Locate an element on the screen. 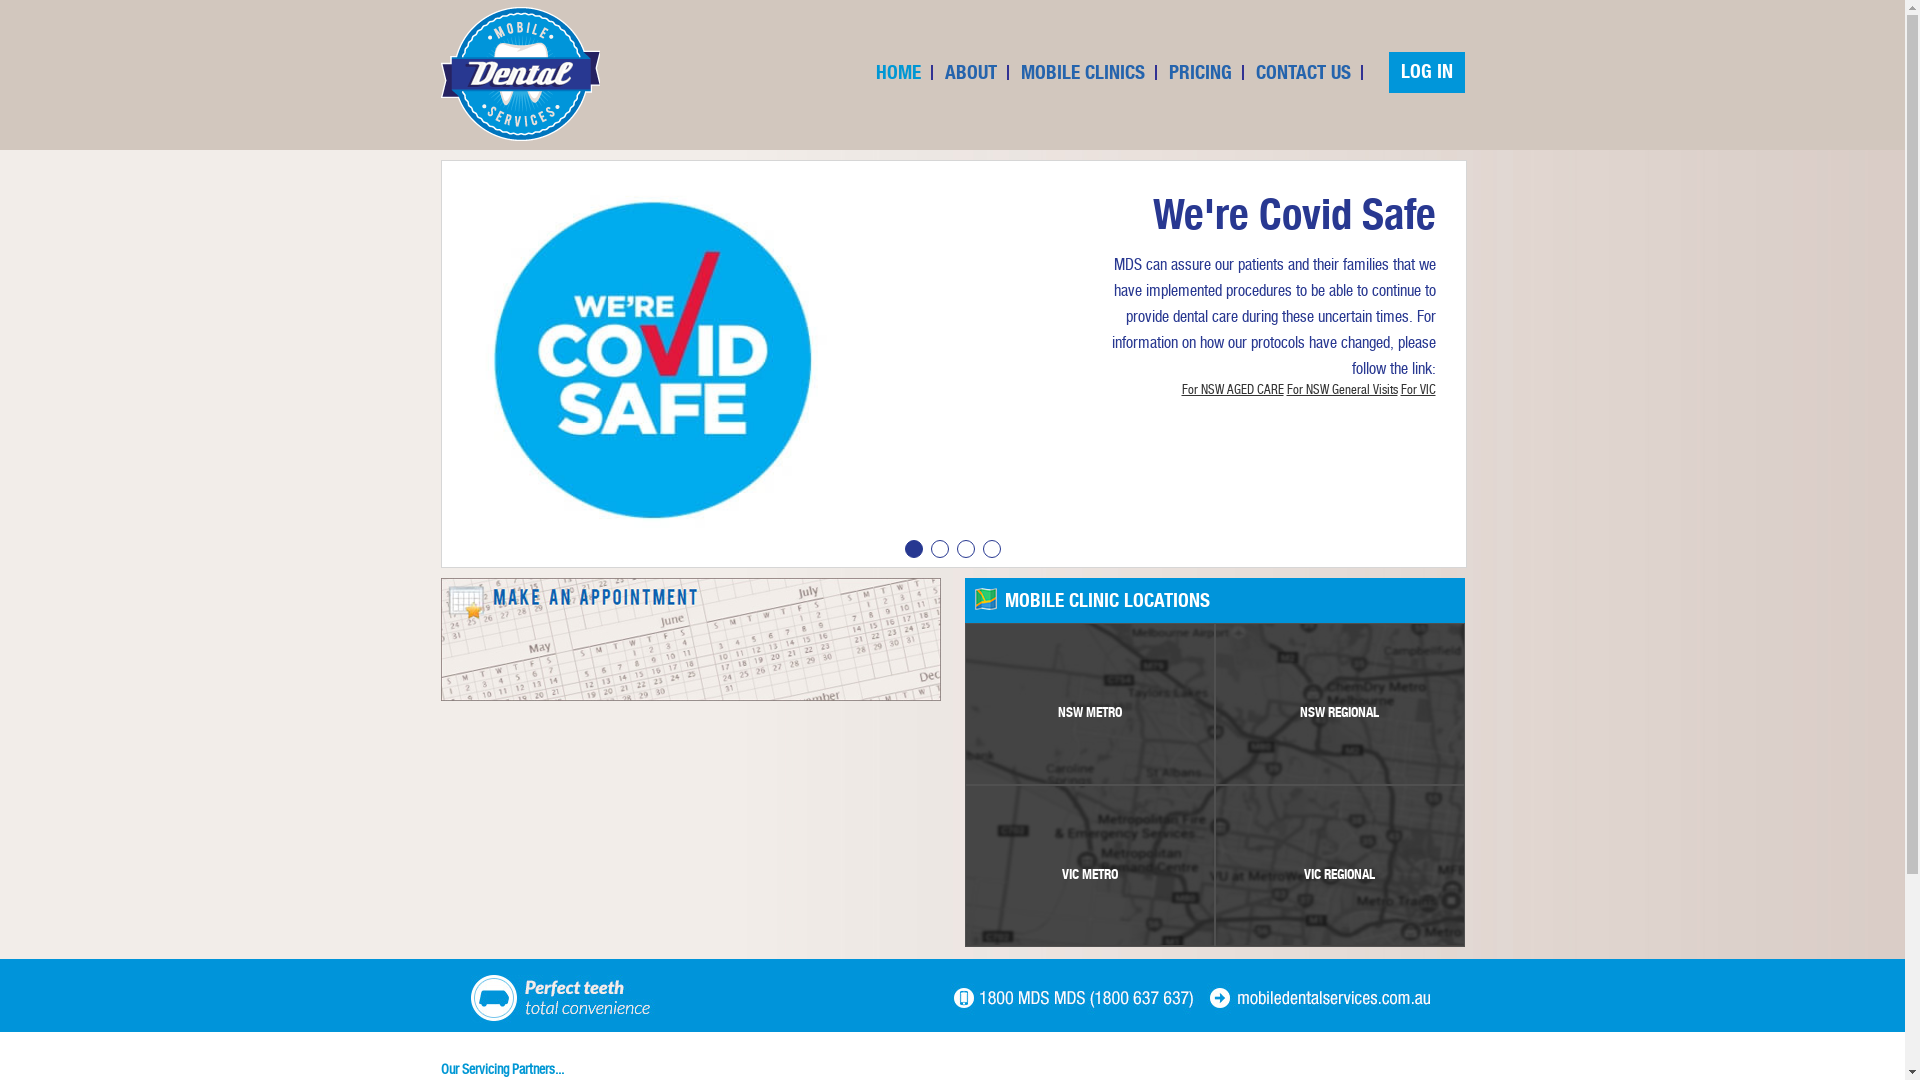  '4' is located at coordinates (982, 548).